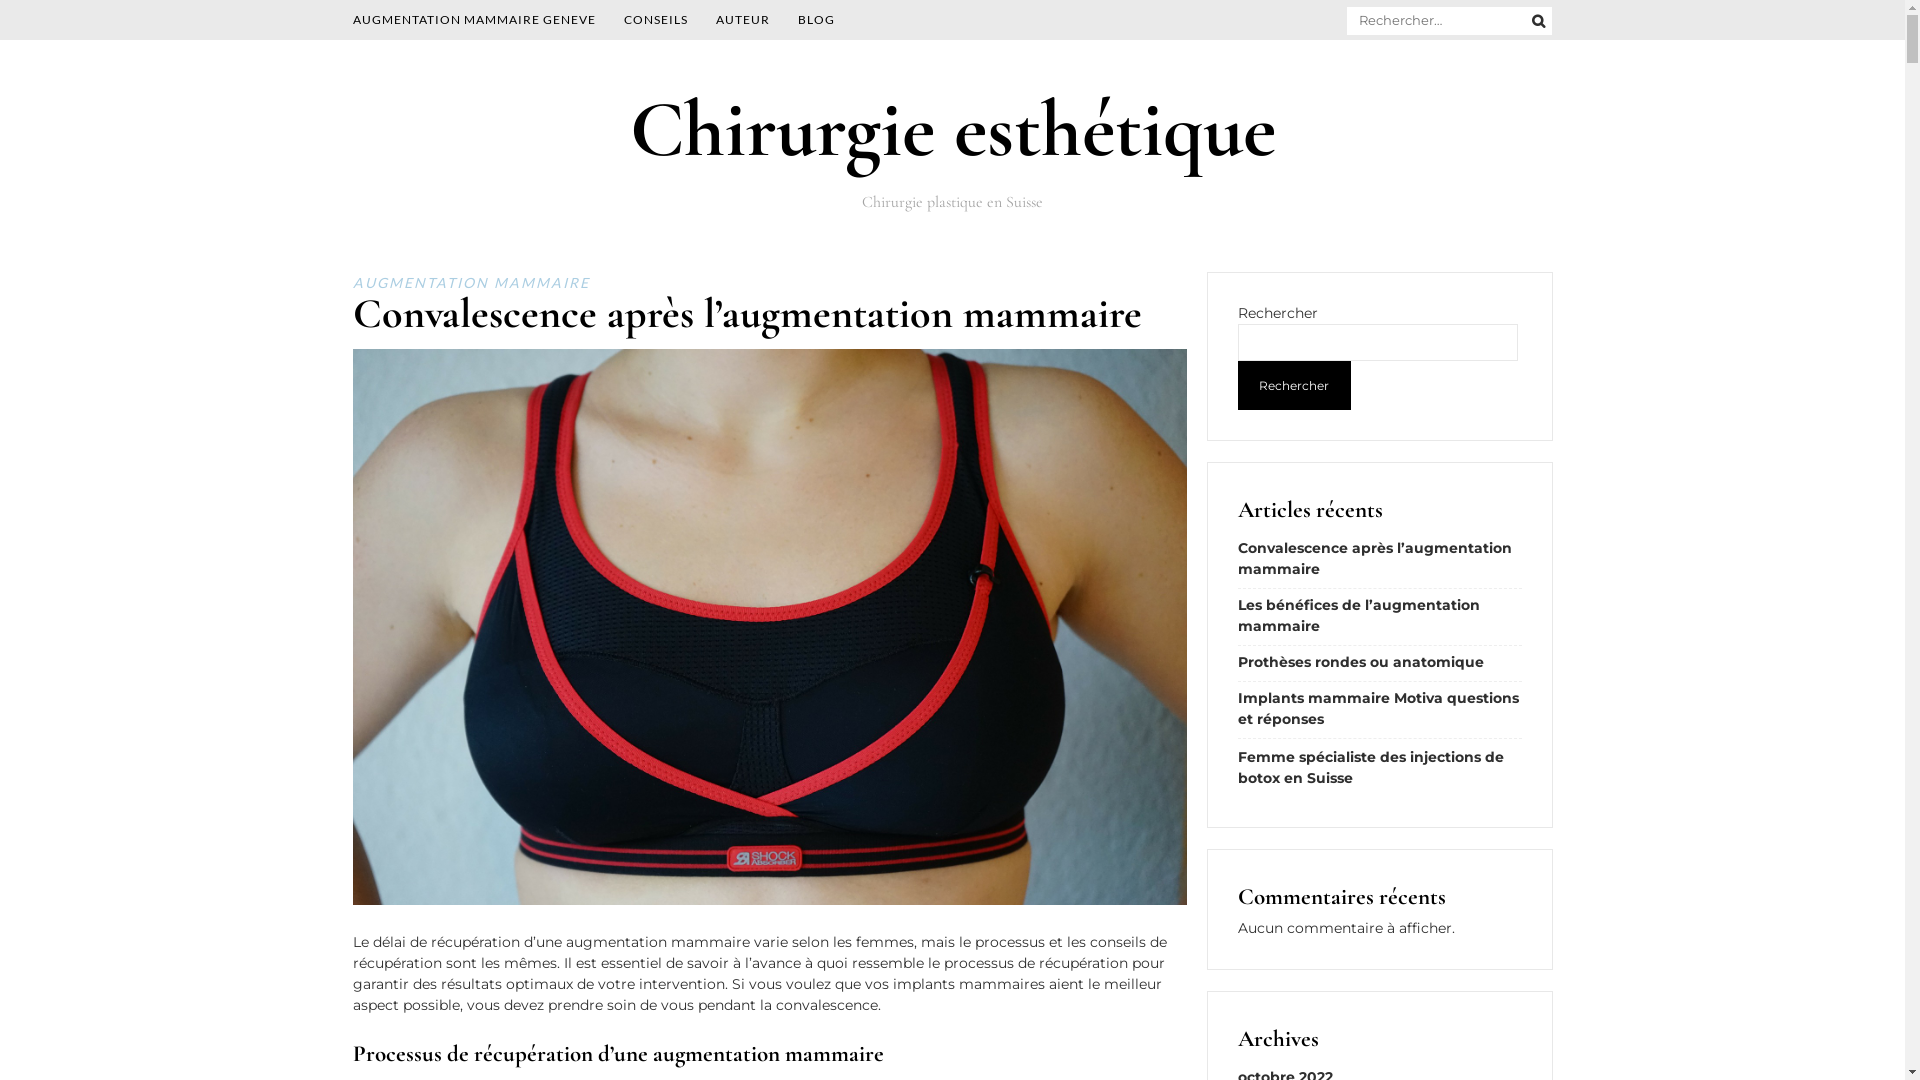  I want to click on 'Skip to content', so click(0, 69).